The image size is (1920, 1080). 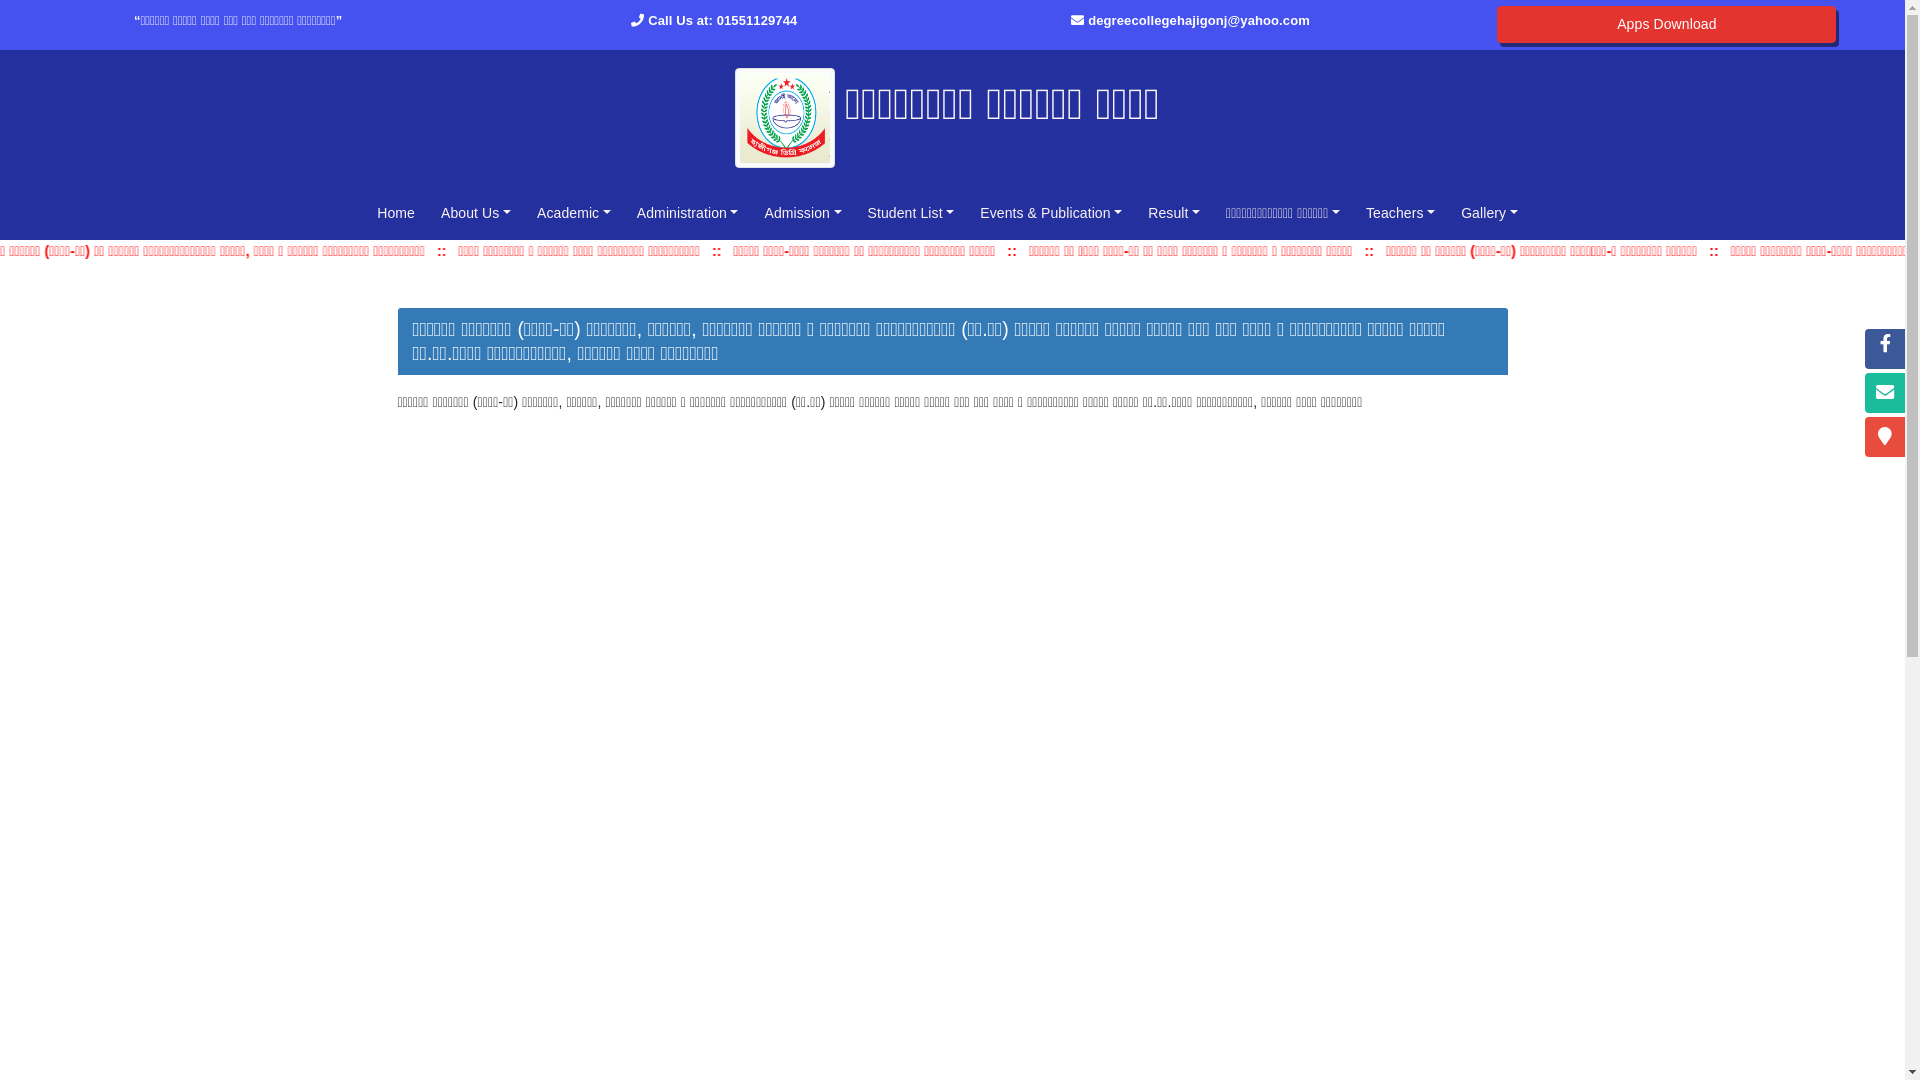 I want to click on 'Apps Download', so click(x=1666, y=24).